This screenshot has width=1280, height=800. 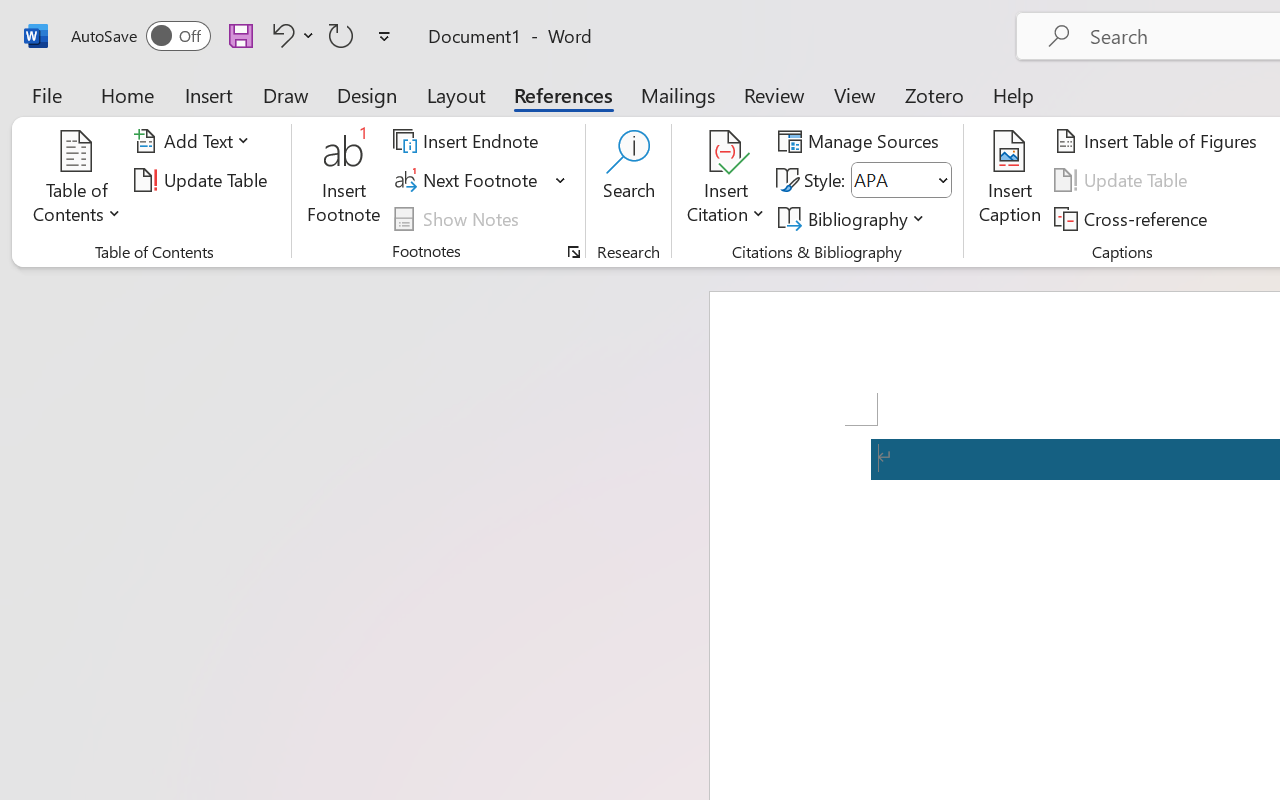 What do you see at coordinates (628, 179) in the screenshot?
I see `'Search'` at bounding box center [628, 179].